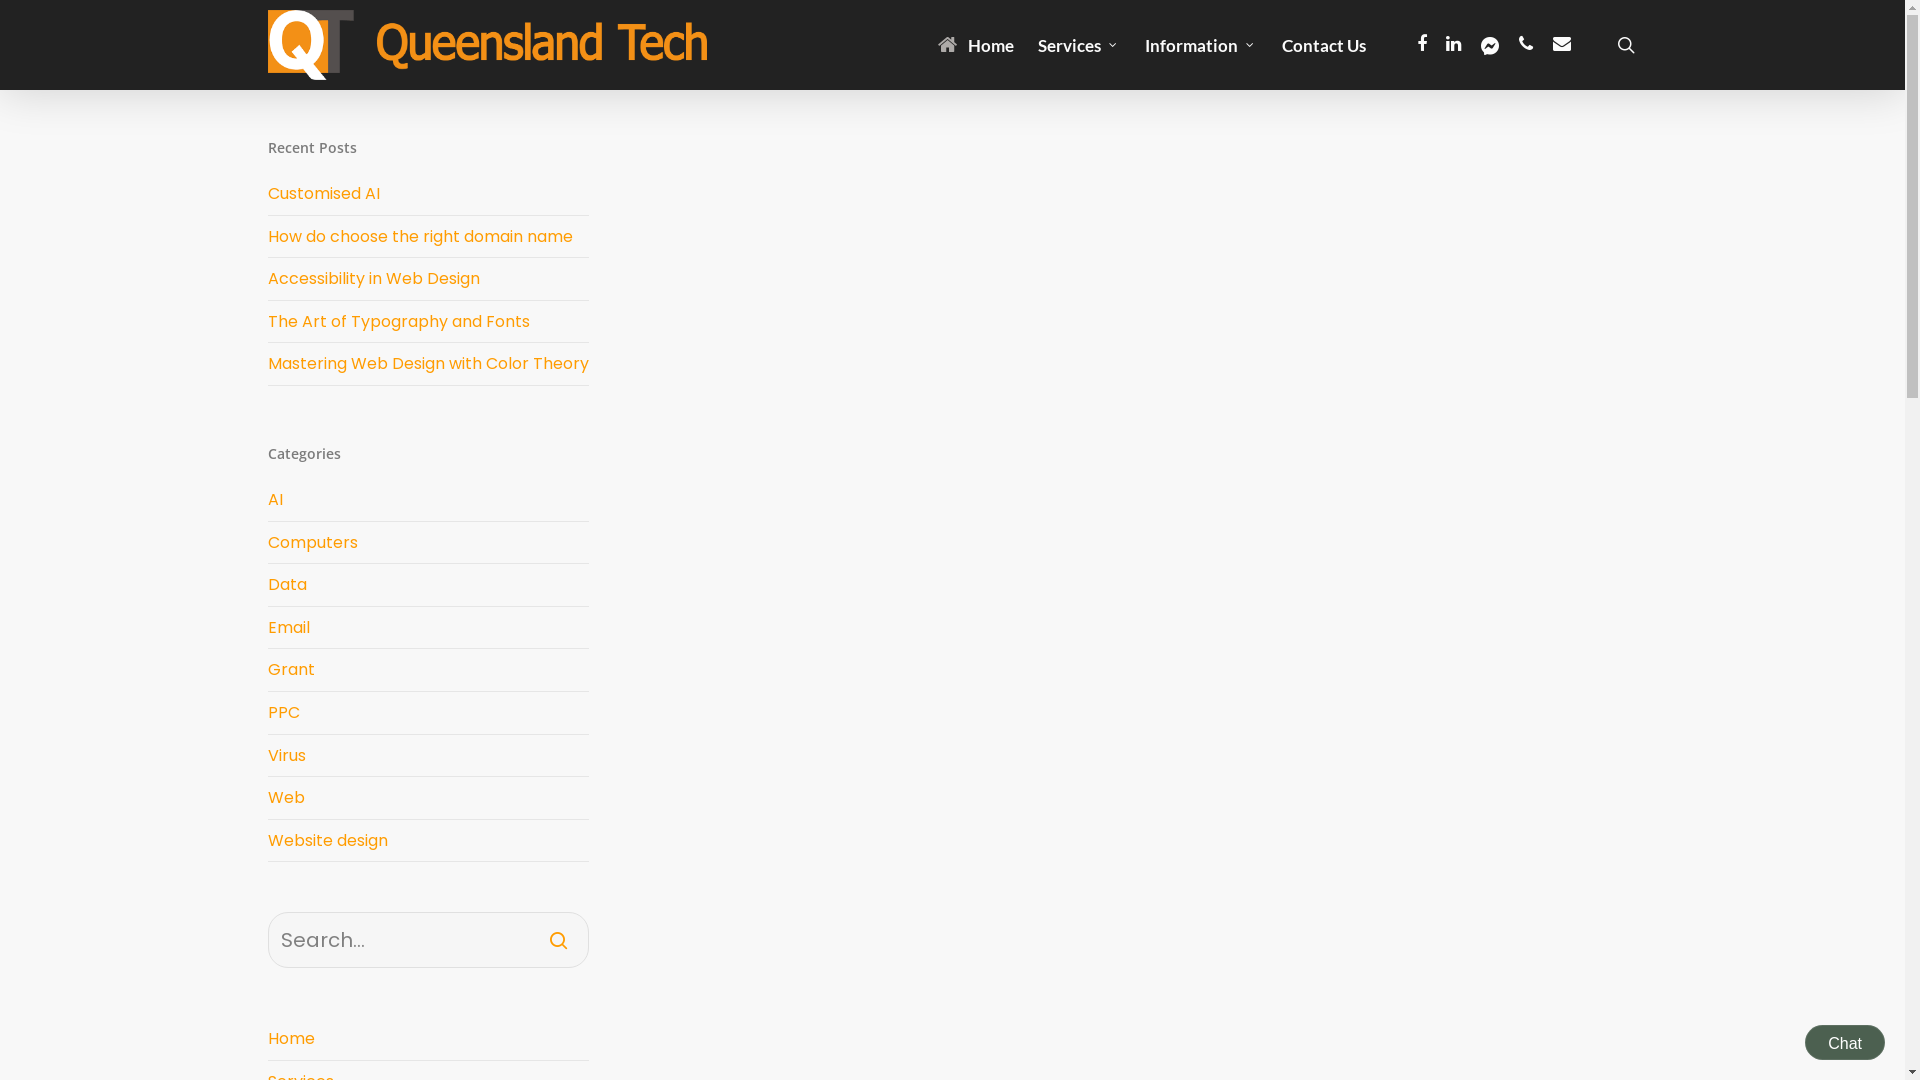 The height and width of the screenshot is (1080, 1920). Describe the element at coordinates (427, 363) in the screenshot. I see `'Mastering Web Design with Color Theory'` at that location.